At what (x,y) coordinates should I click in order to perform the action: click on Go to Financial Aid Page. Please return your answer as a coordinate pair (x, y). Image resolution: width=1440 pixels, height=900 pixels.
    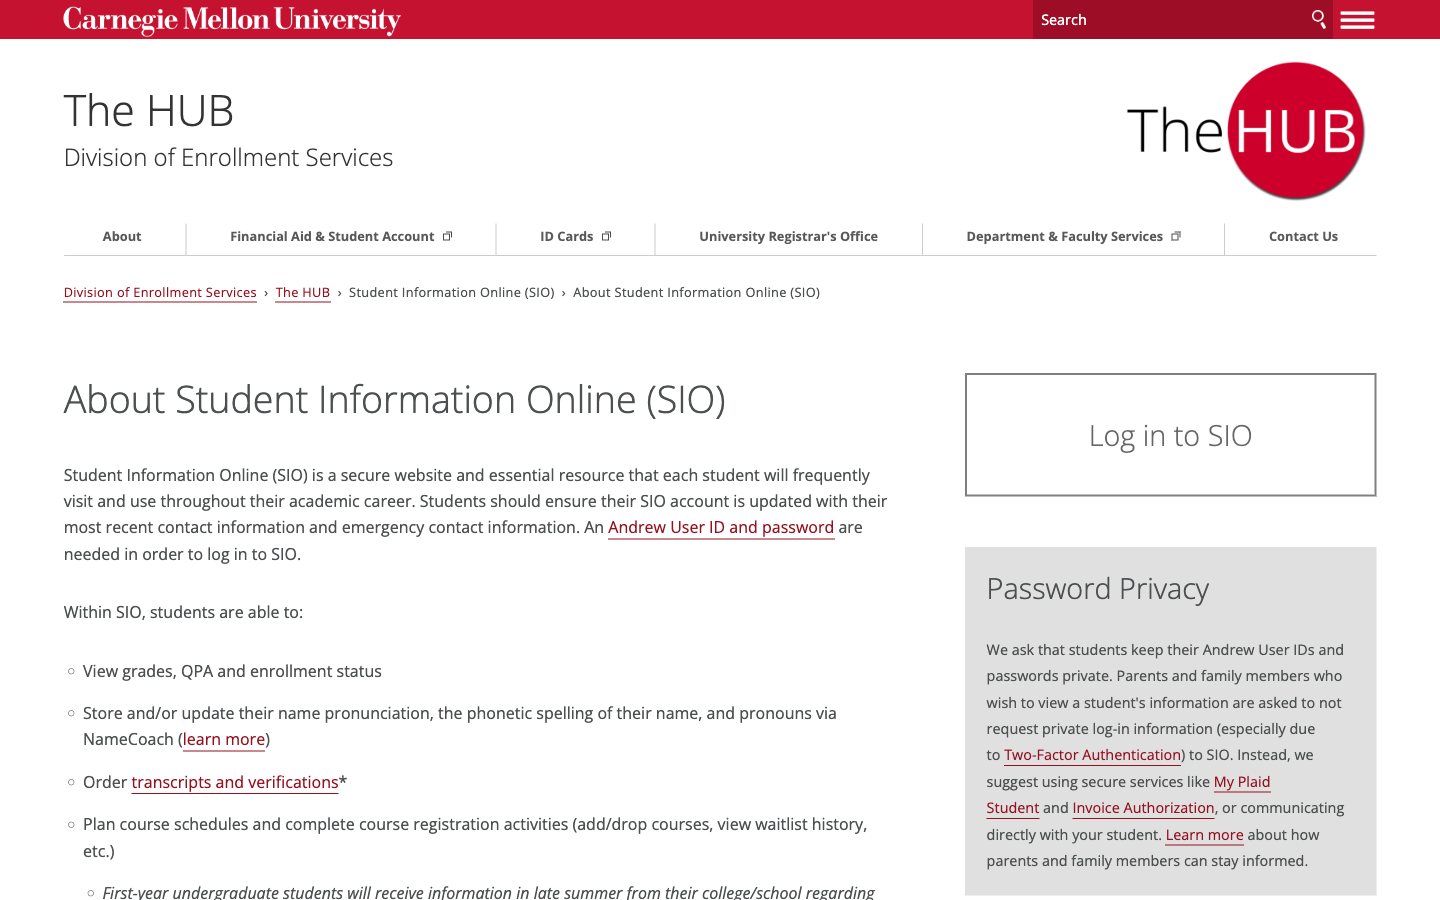
    Looking at the image, I should click on (365, 235).